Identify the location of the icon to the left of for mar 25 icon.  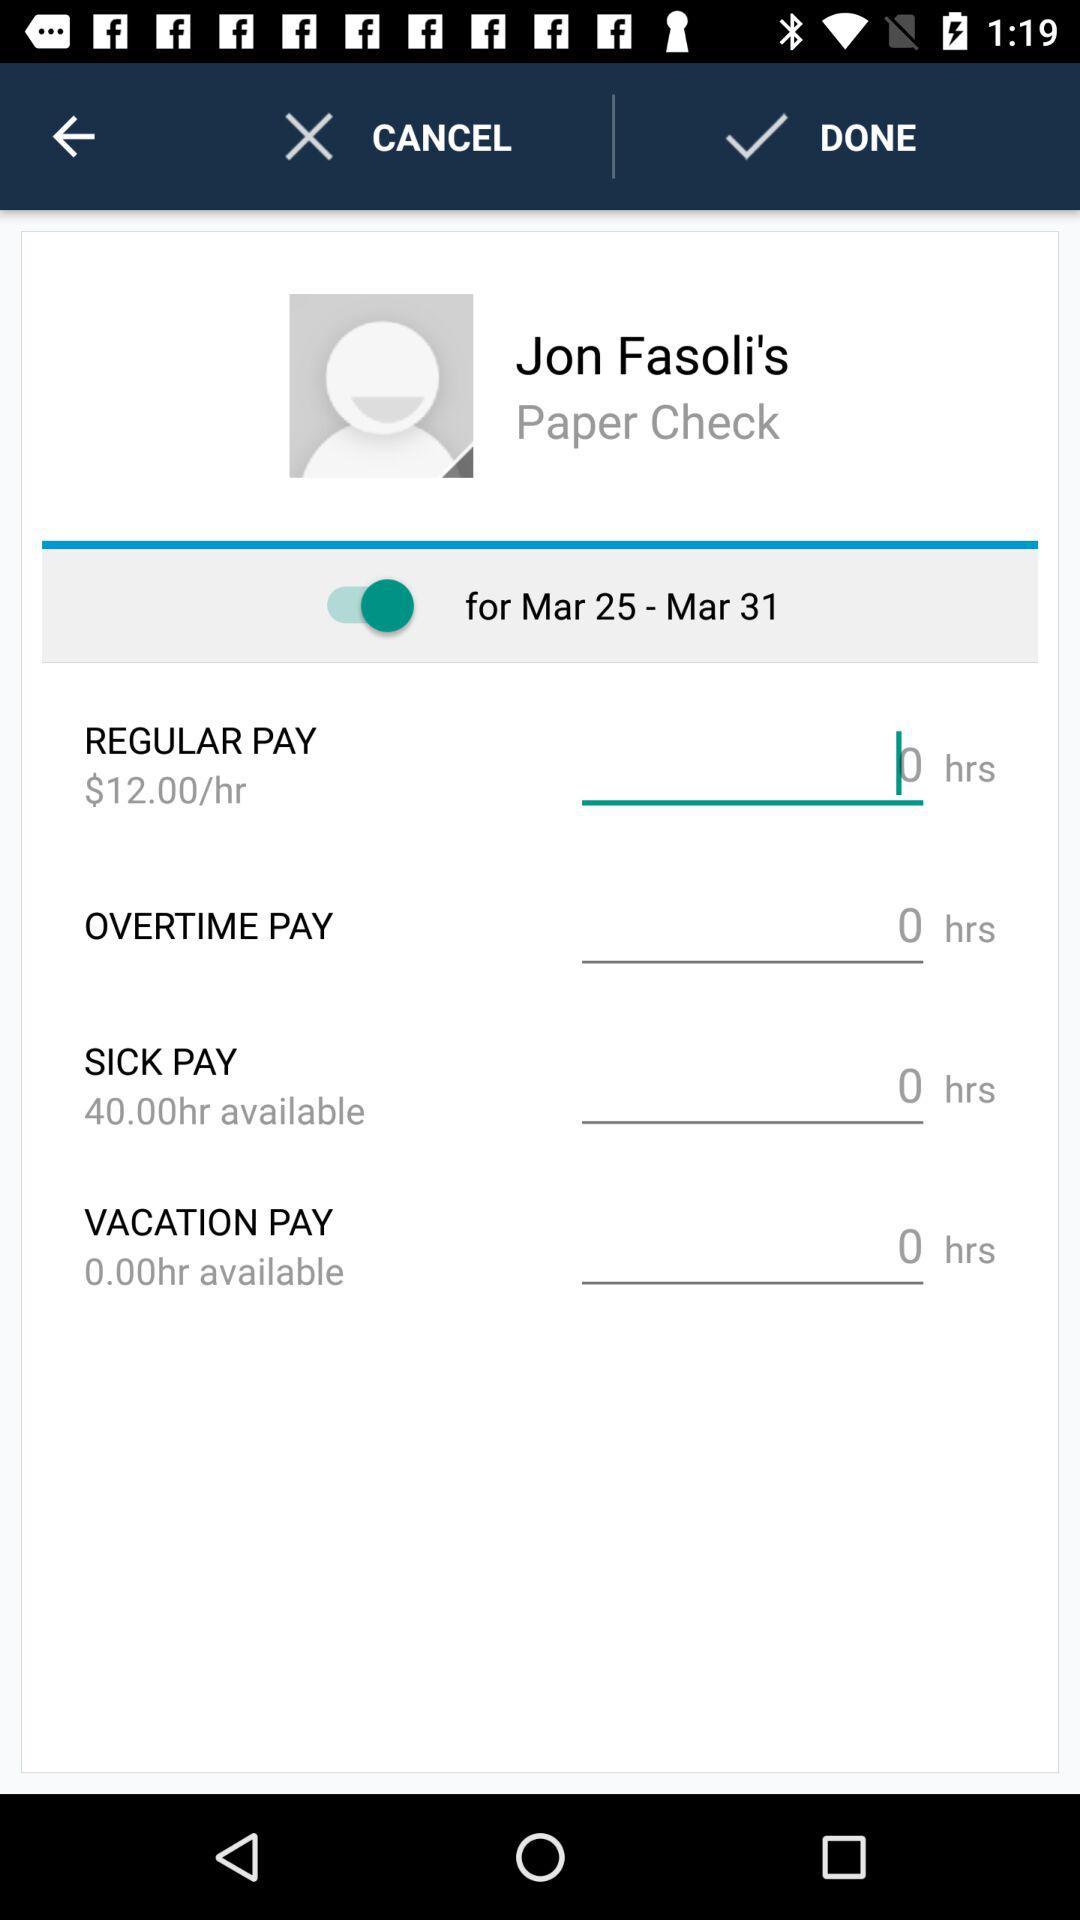
(360, 604).